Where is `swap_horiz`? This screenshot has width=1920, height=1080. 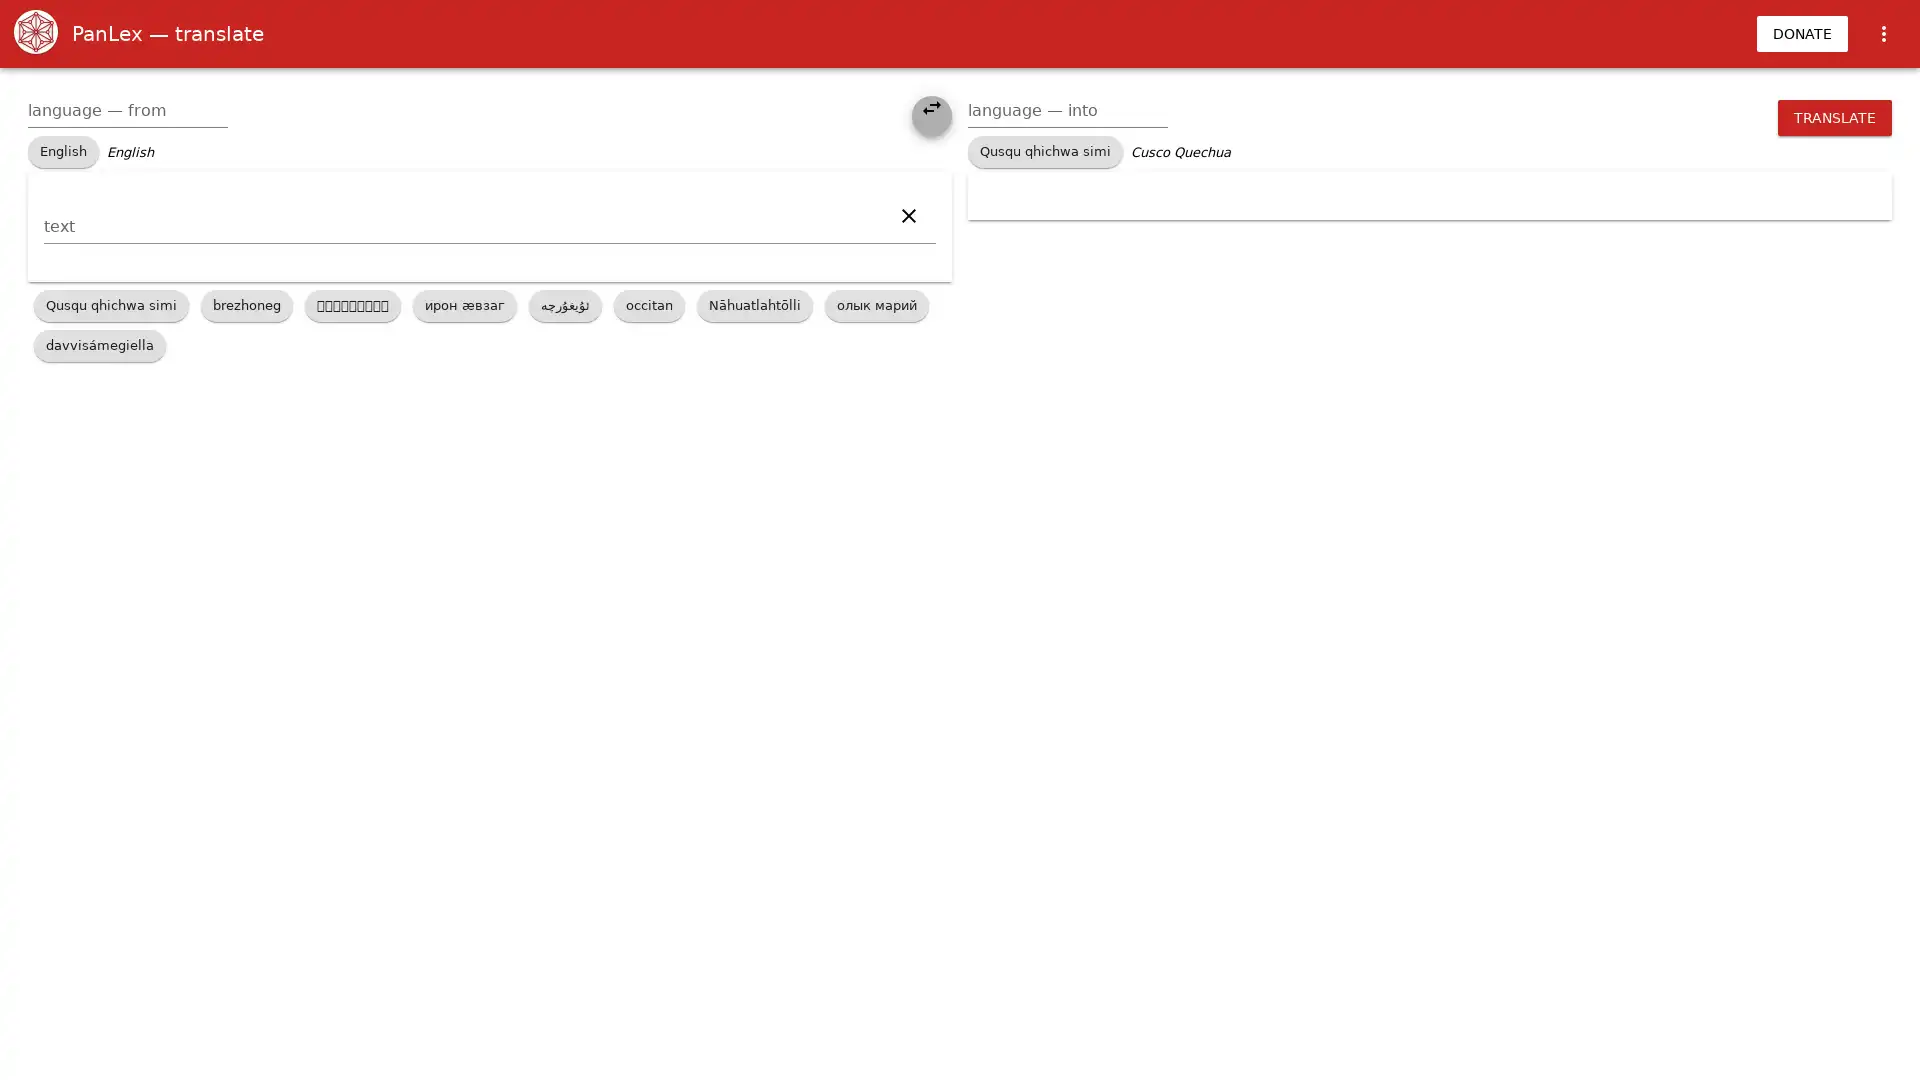 swap_horiz is located at coordinates (930, 115).